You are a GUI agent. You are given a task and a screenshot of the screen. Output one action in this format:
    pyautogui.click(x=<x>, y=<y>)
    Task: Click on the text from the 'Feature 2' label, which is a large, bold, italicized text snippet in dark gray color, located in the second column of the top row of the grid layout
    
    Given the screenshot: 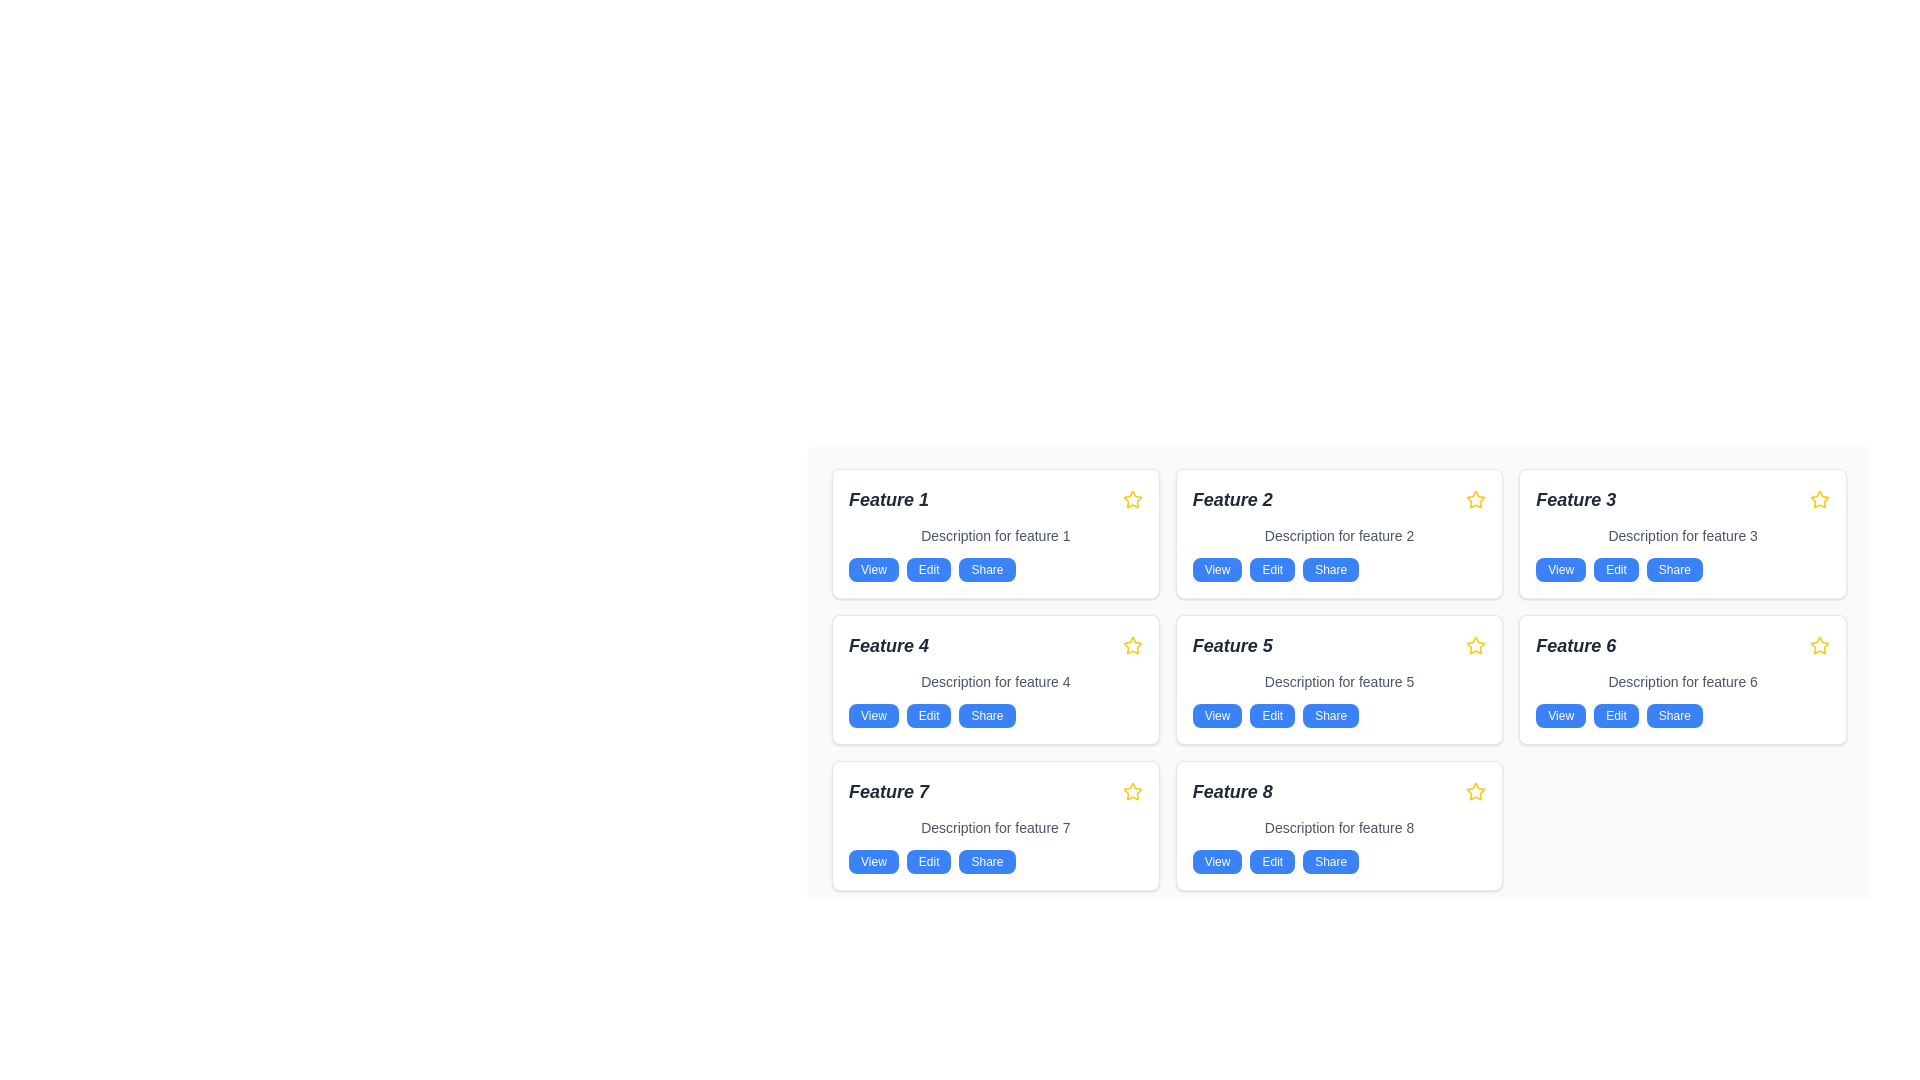 What is the action you would take?
    pyautogui.click(x=1231, y=499)
    